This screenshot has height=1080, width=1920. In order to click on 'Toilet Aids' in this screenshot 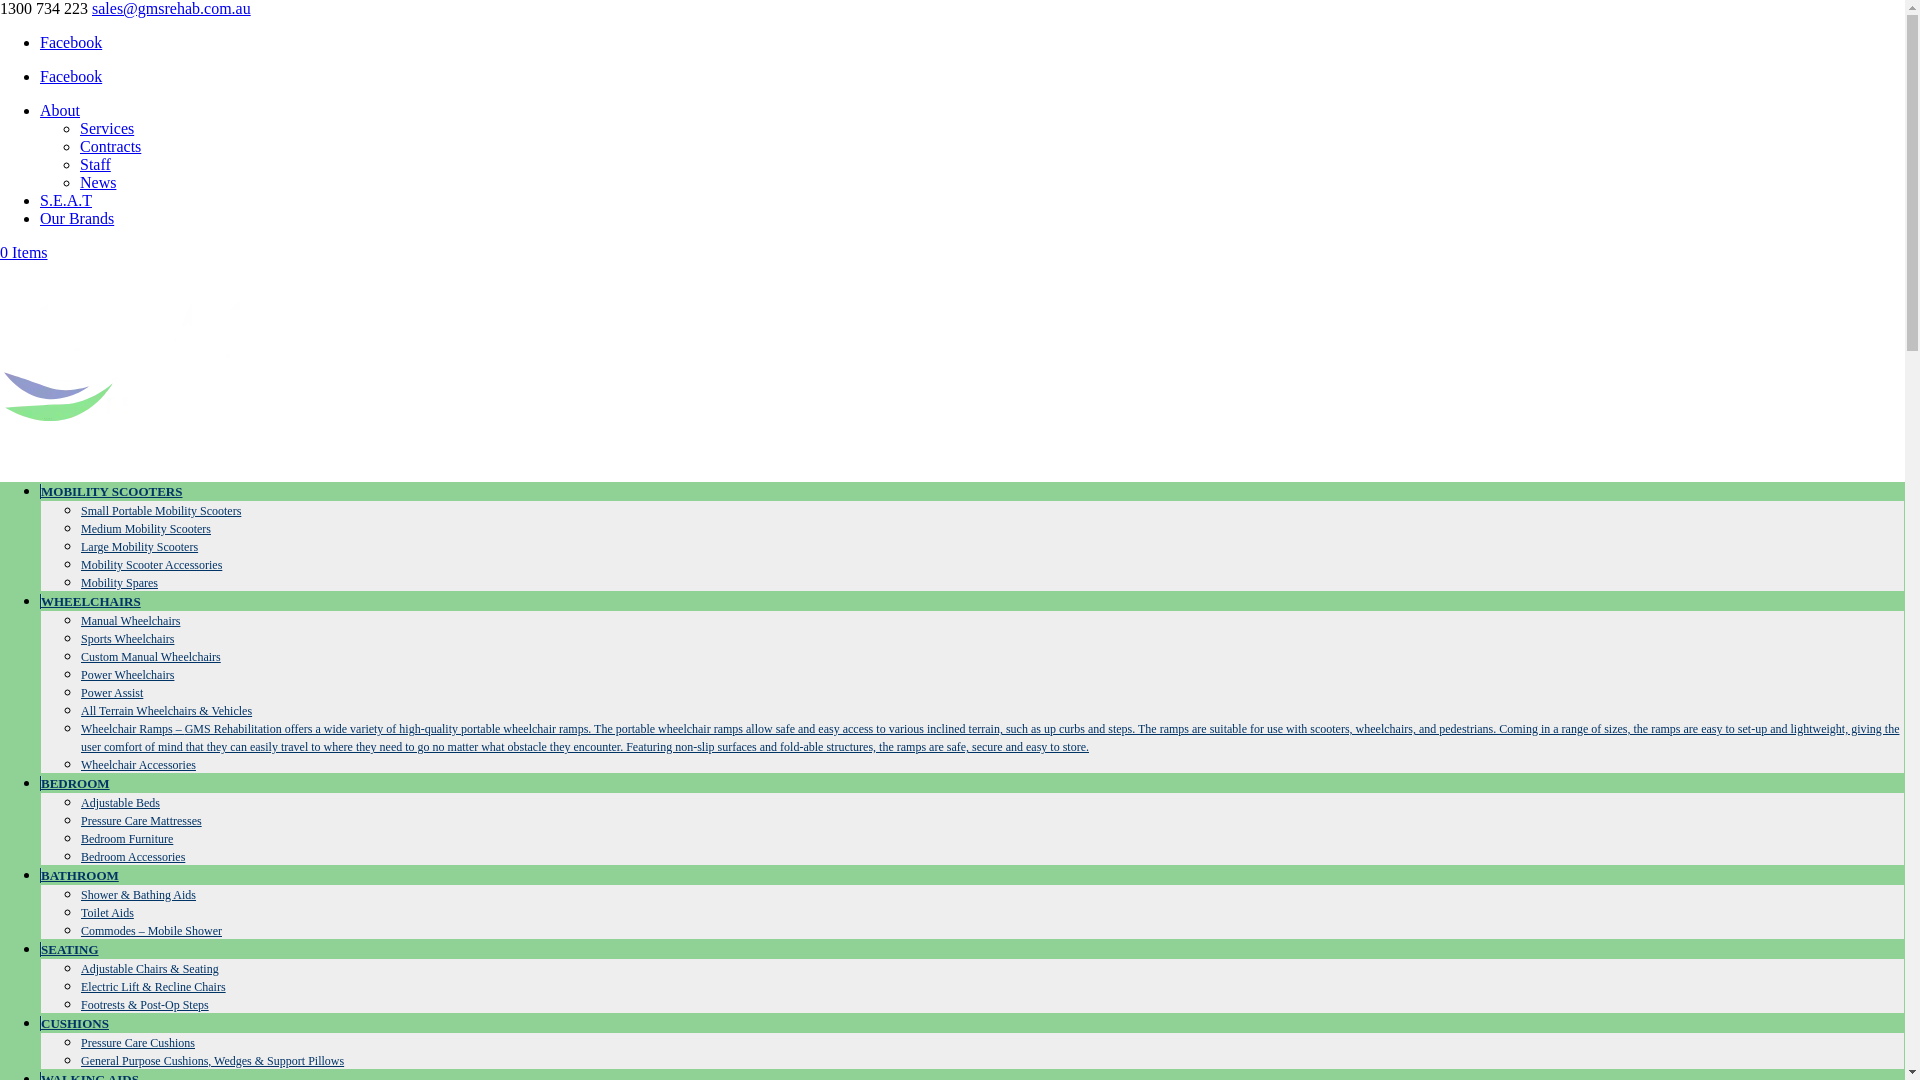, I will do `click(80, 913)`.